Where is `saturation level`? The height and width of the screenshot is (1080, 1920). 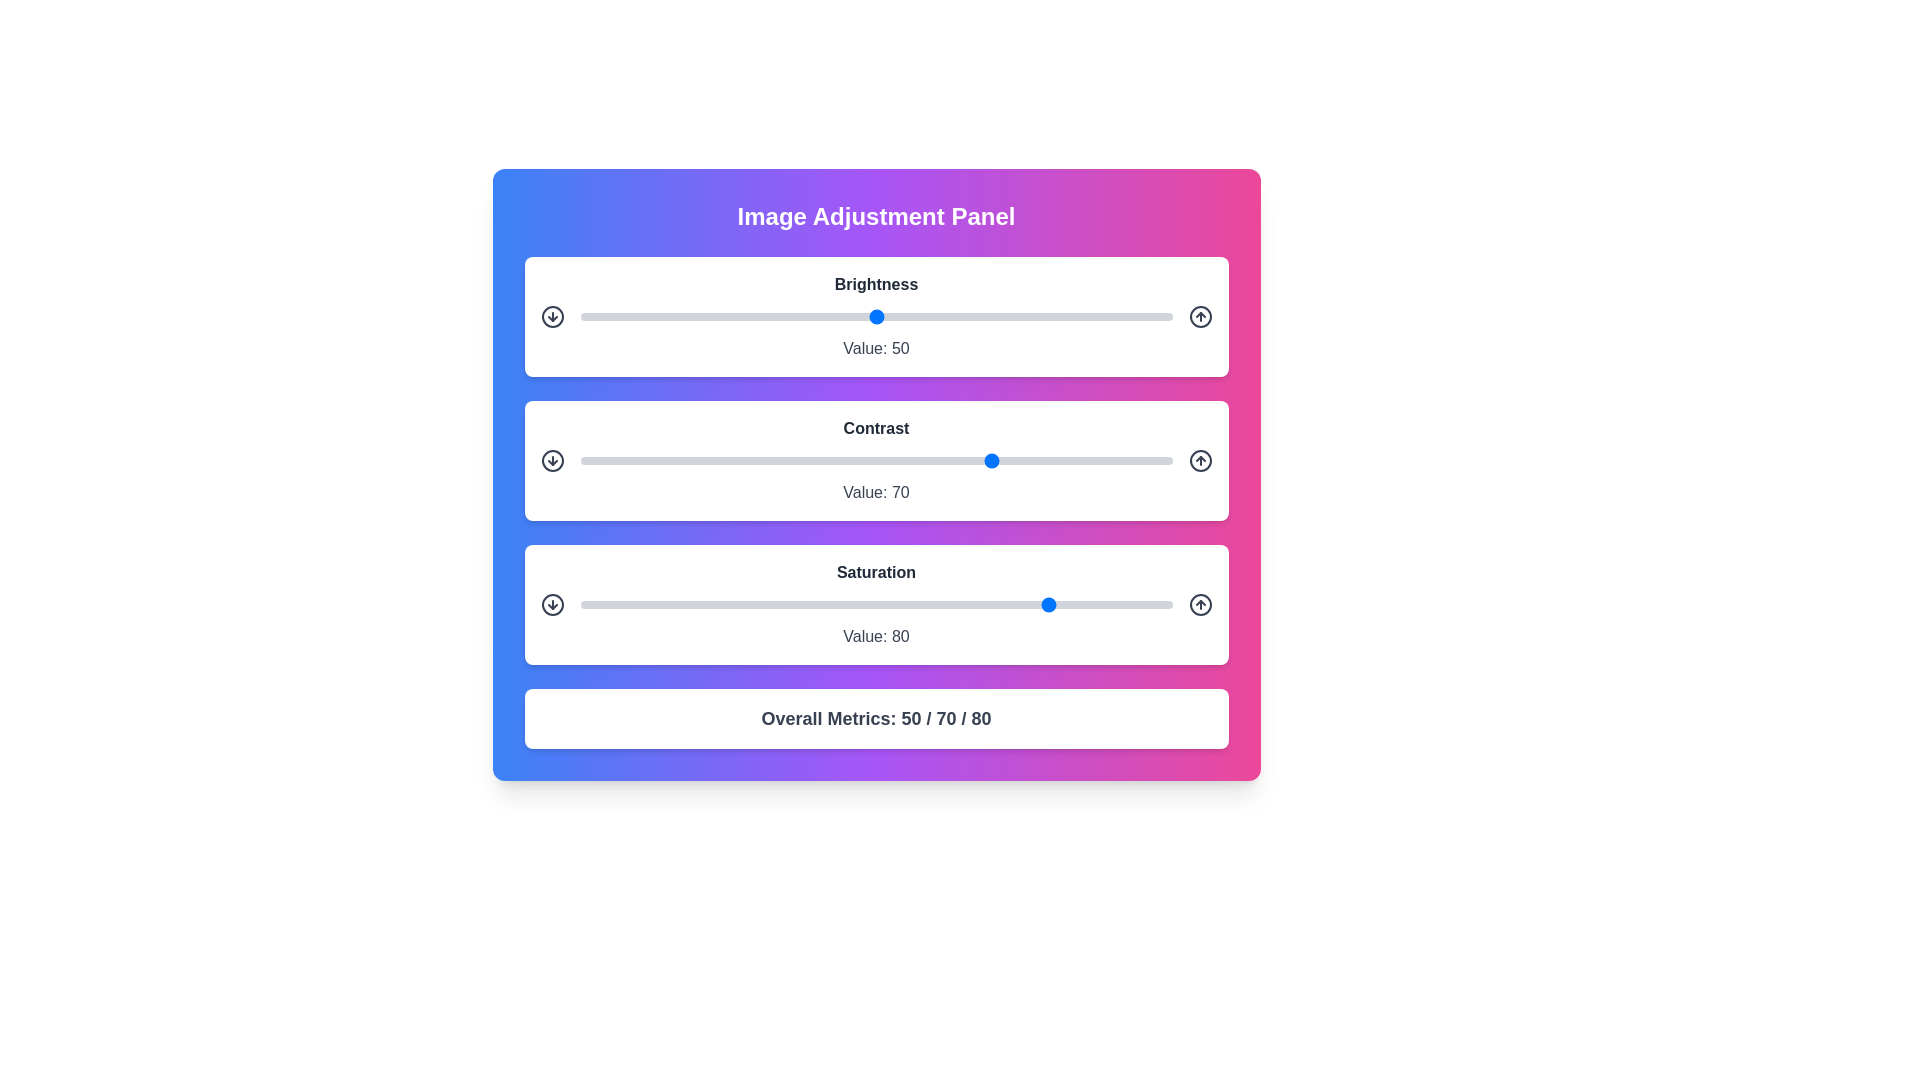 saturation level is located at coordinates (597, 604).